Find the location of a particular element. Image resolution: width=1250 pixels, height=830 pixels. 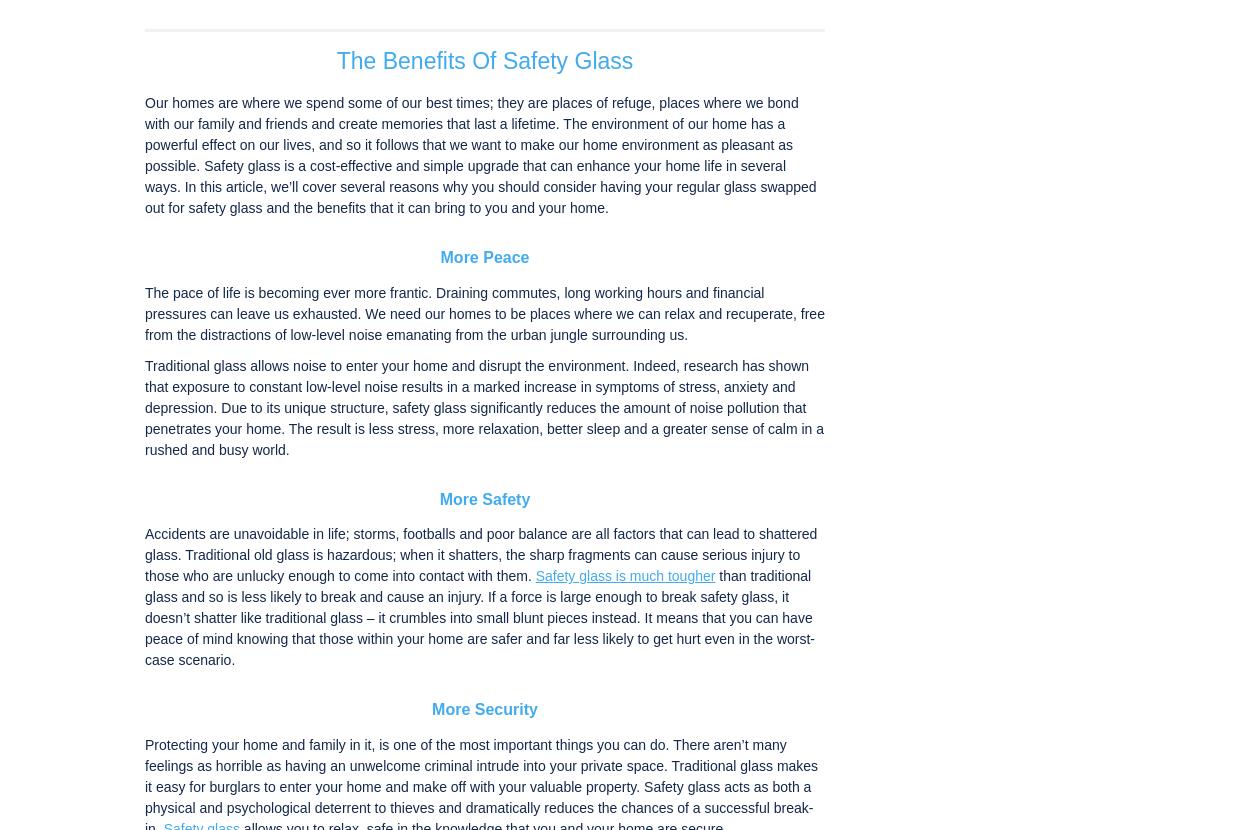

'Our homes are where we spend some of our best times; they are places of refuge, places where we bond with our family and friends and create memories that last a lifetime. The environment of our home has a powerful effect on our lives, and so it follows that we want to make our home environment as pleasant as possible. Safety glass is a cost-effective and simple upgrade that can enhance your home life in several ways. In this article, we’ll cover several reasons why you should consider having your regular glass swapped out for safety glass and the benefits that it can bring to you and your home.' is located at coordinates (479, 154).